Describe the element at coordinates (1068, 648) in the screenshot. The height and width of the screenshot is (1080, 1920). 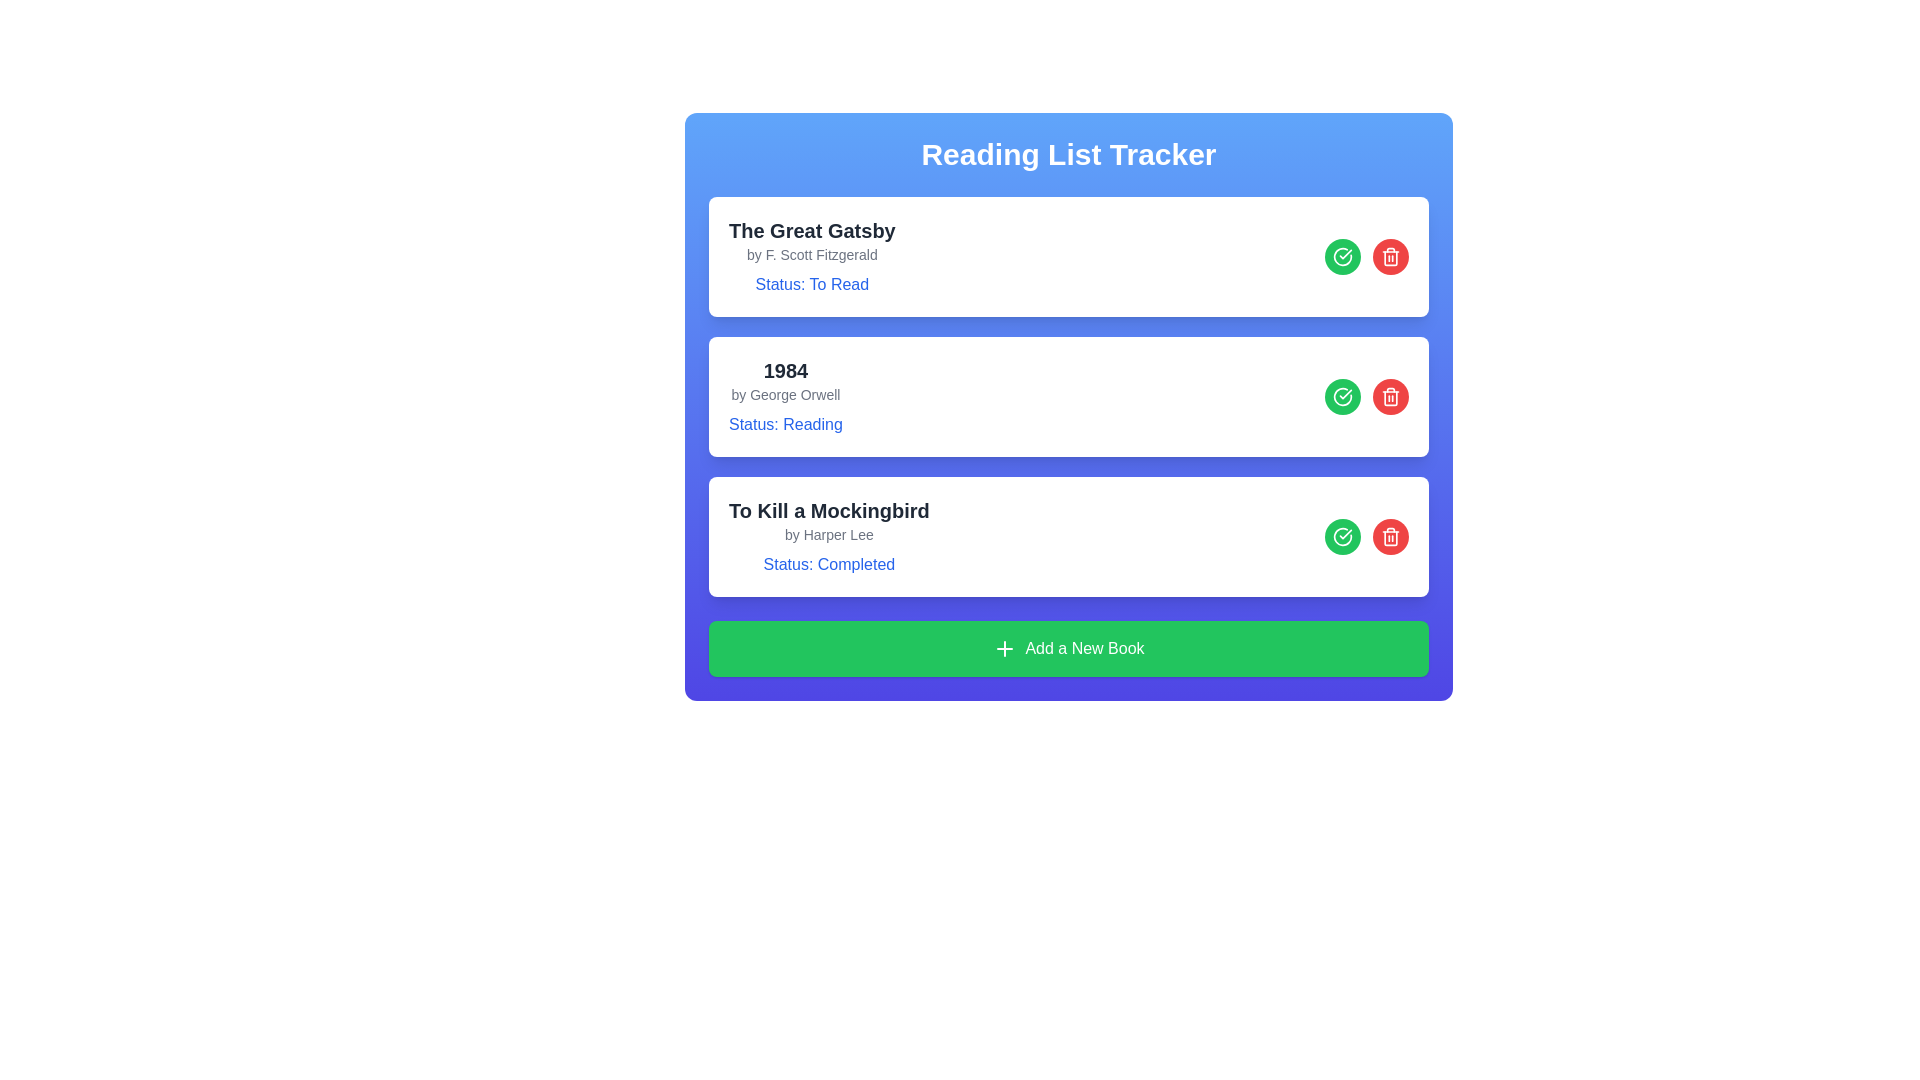
I see `the 'Add New Book' button located at the bottom of the interface` at that location.